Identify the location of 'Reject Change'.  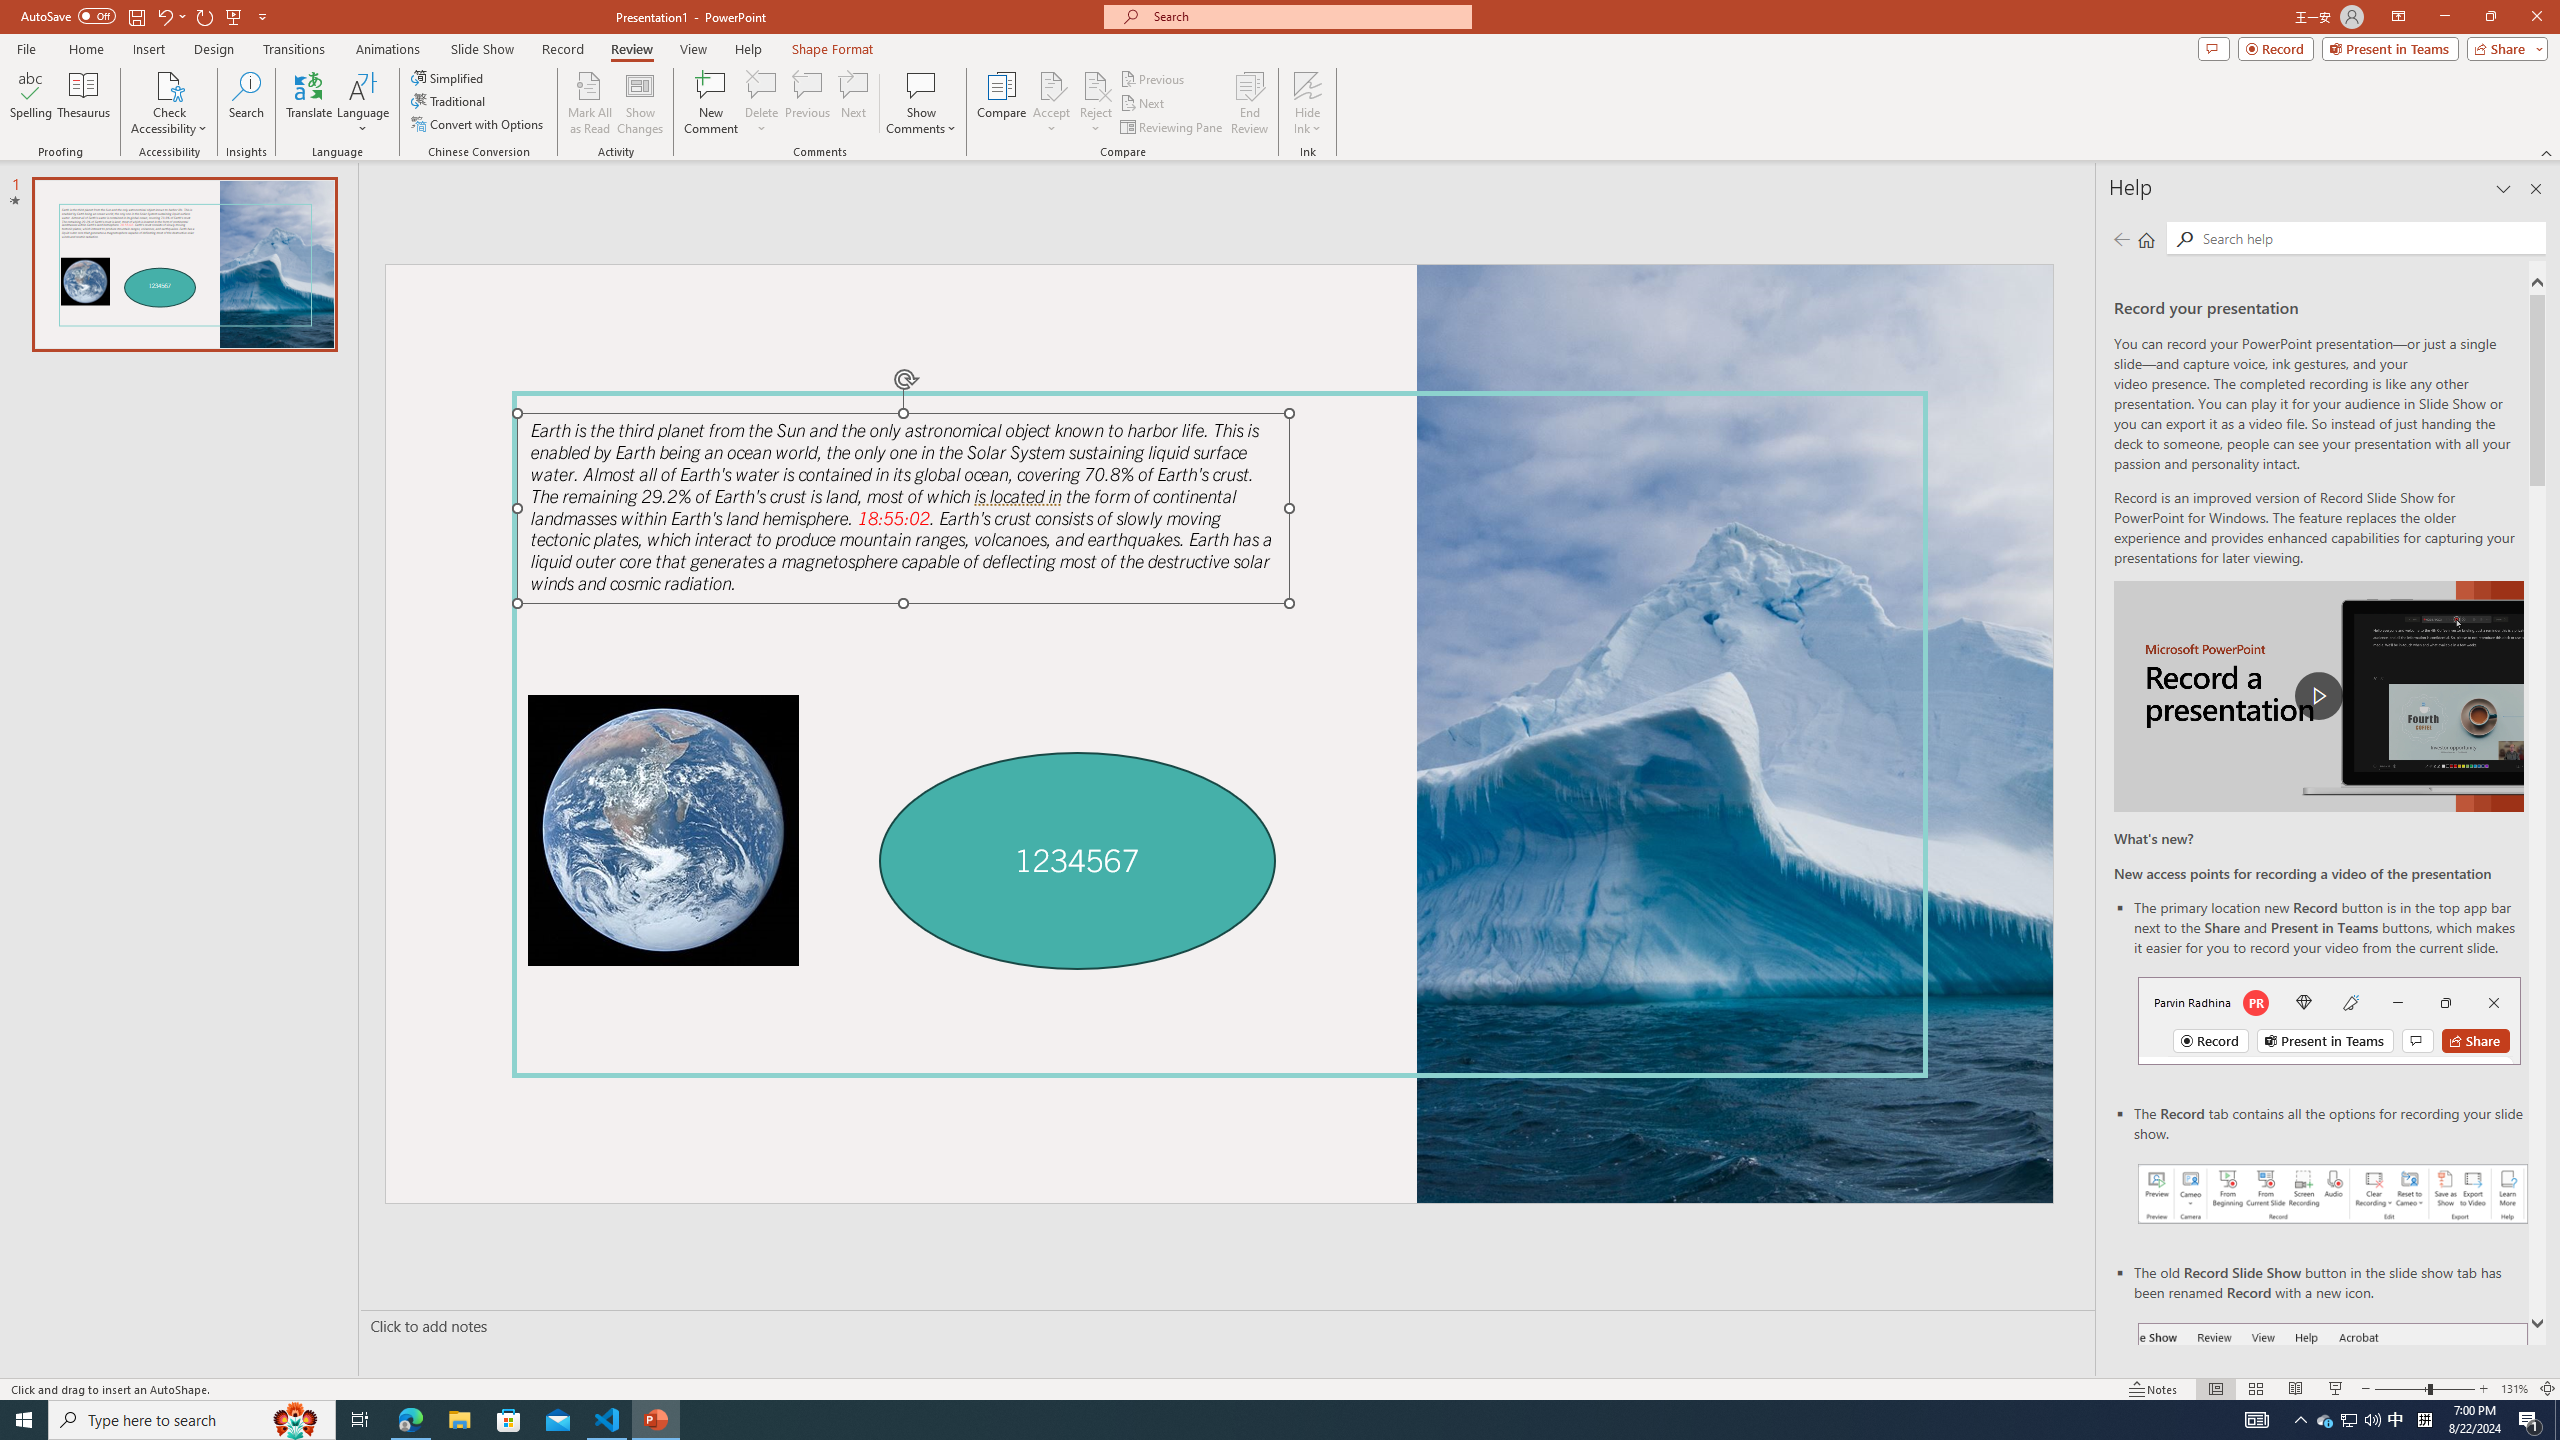
(1094, 84).